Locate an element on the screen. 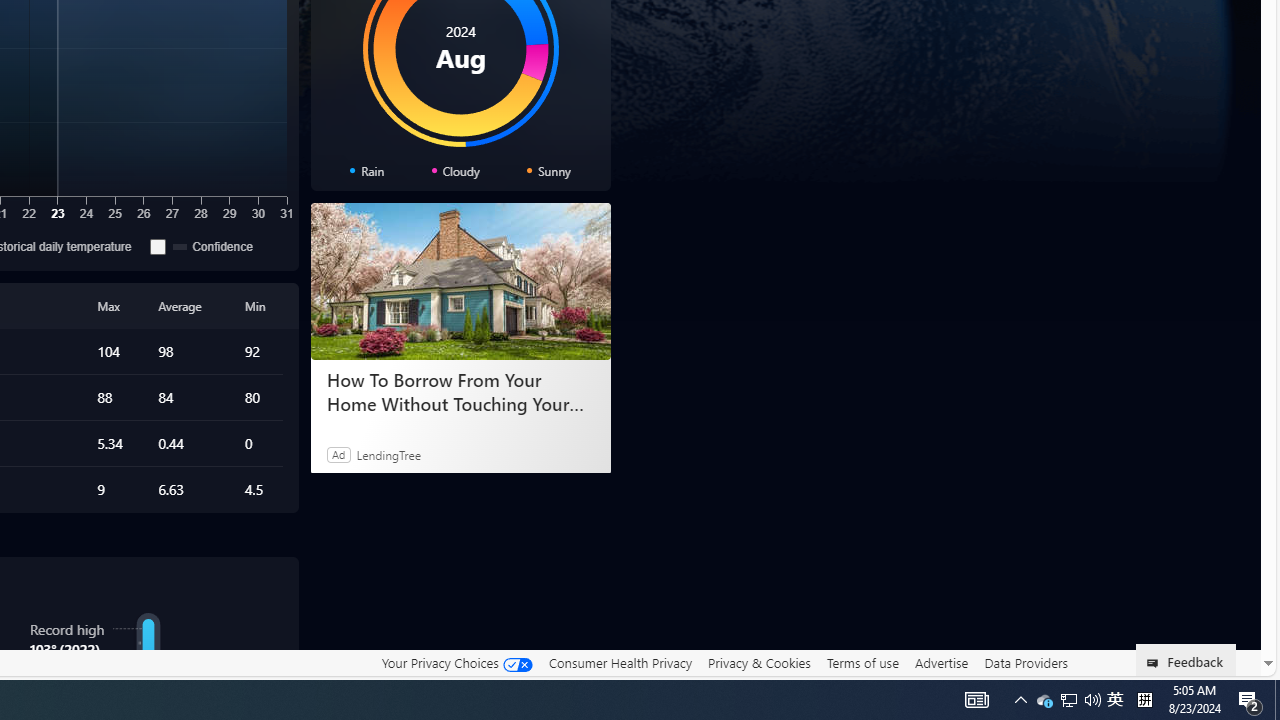 This screenshot has width=1280, height=720. 'Privacy & Cookies' is located at coordinates (758, 663).